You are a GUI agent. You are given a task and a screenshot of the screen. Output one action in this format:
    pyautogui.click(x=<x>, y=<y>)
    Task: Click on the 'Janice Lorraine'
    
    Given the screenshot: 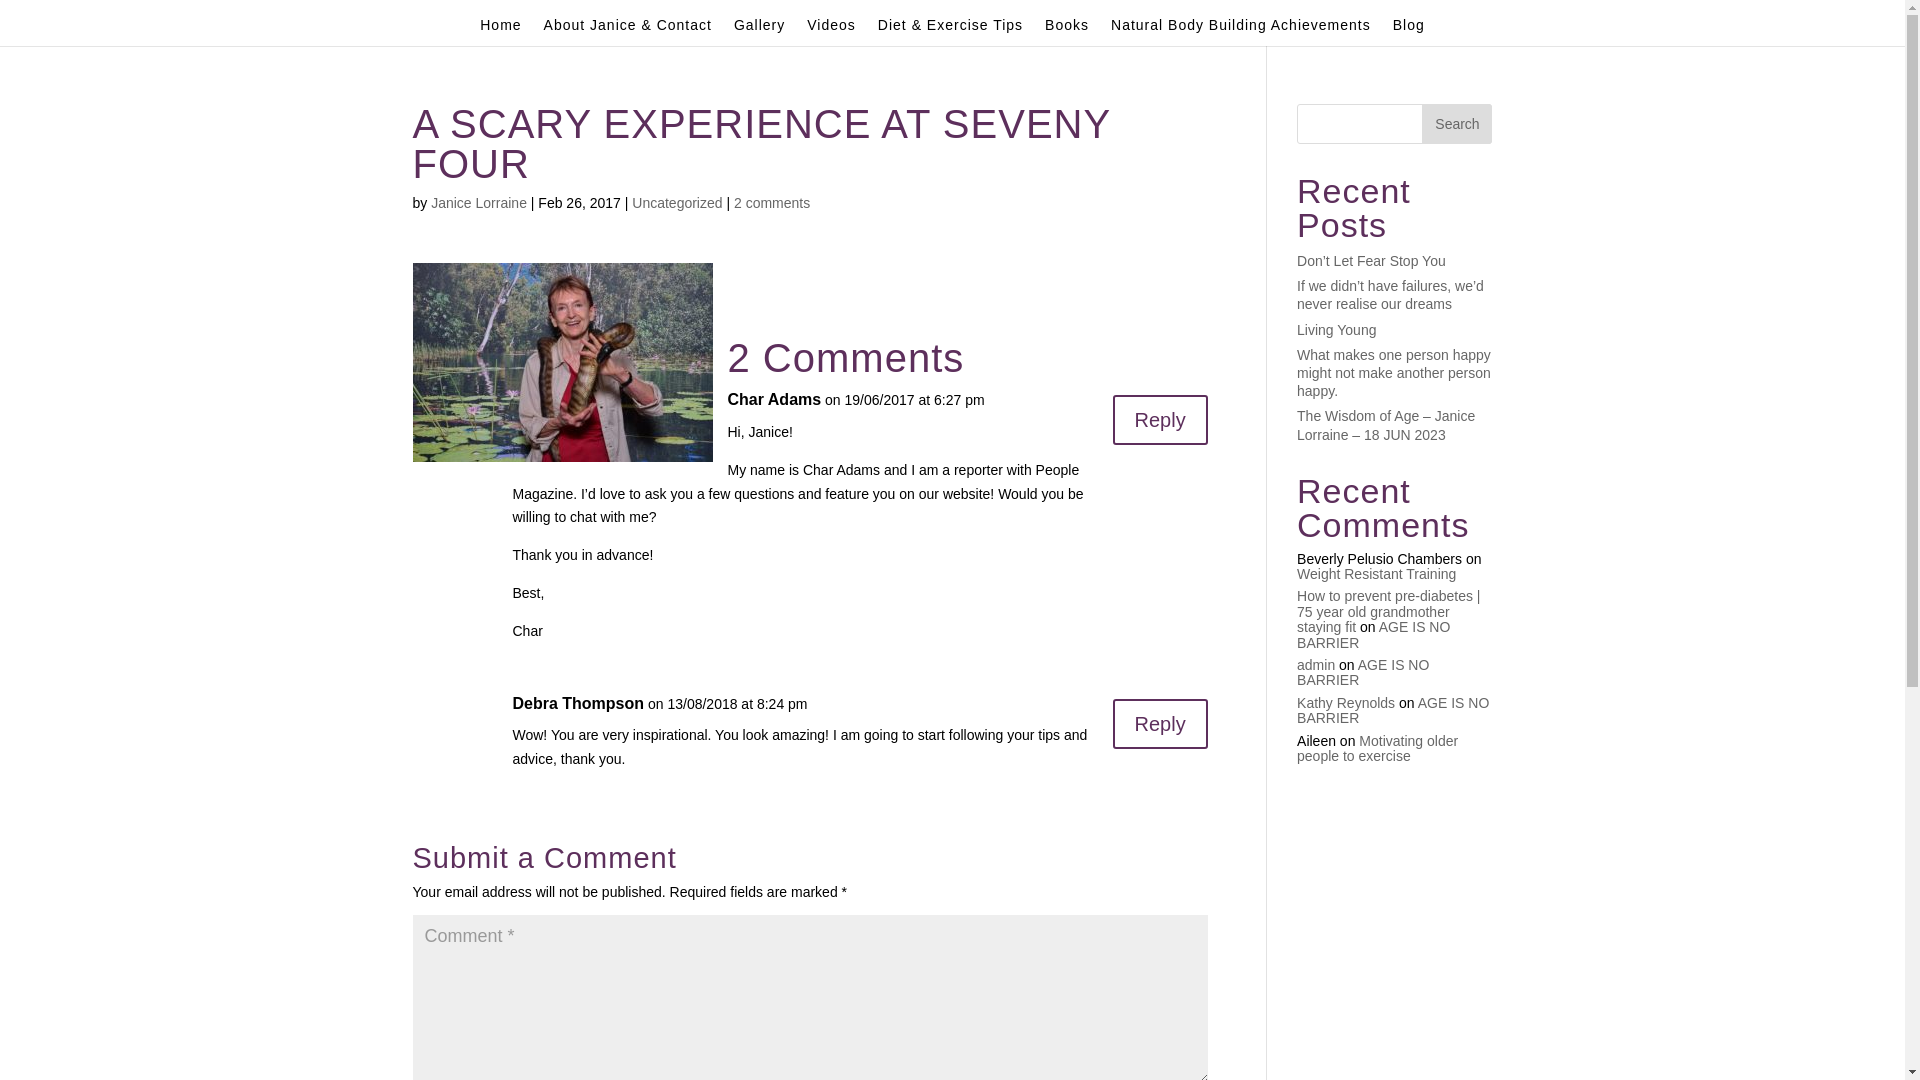 What is the action you would take?
    pyautogui.click(x=478, y=203)
    